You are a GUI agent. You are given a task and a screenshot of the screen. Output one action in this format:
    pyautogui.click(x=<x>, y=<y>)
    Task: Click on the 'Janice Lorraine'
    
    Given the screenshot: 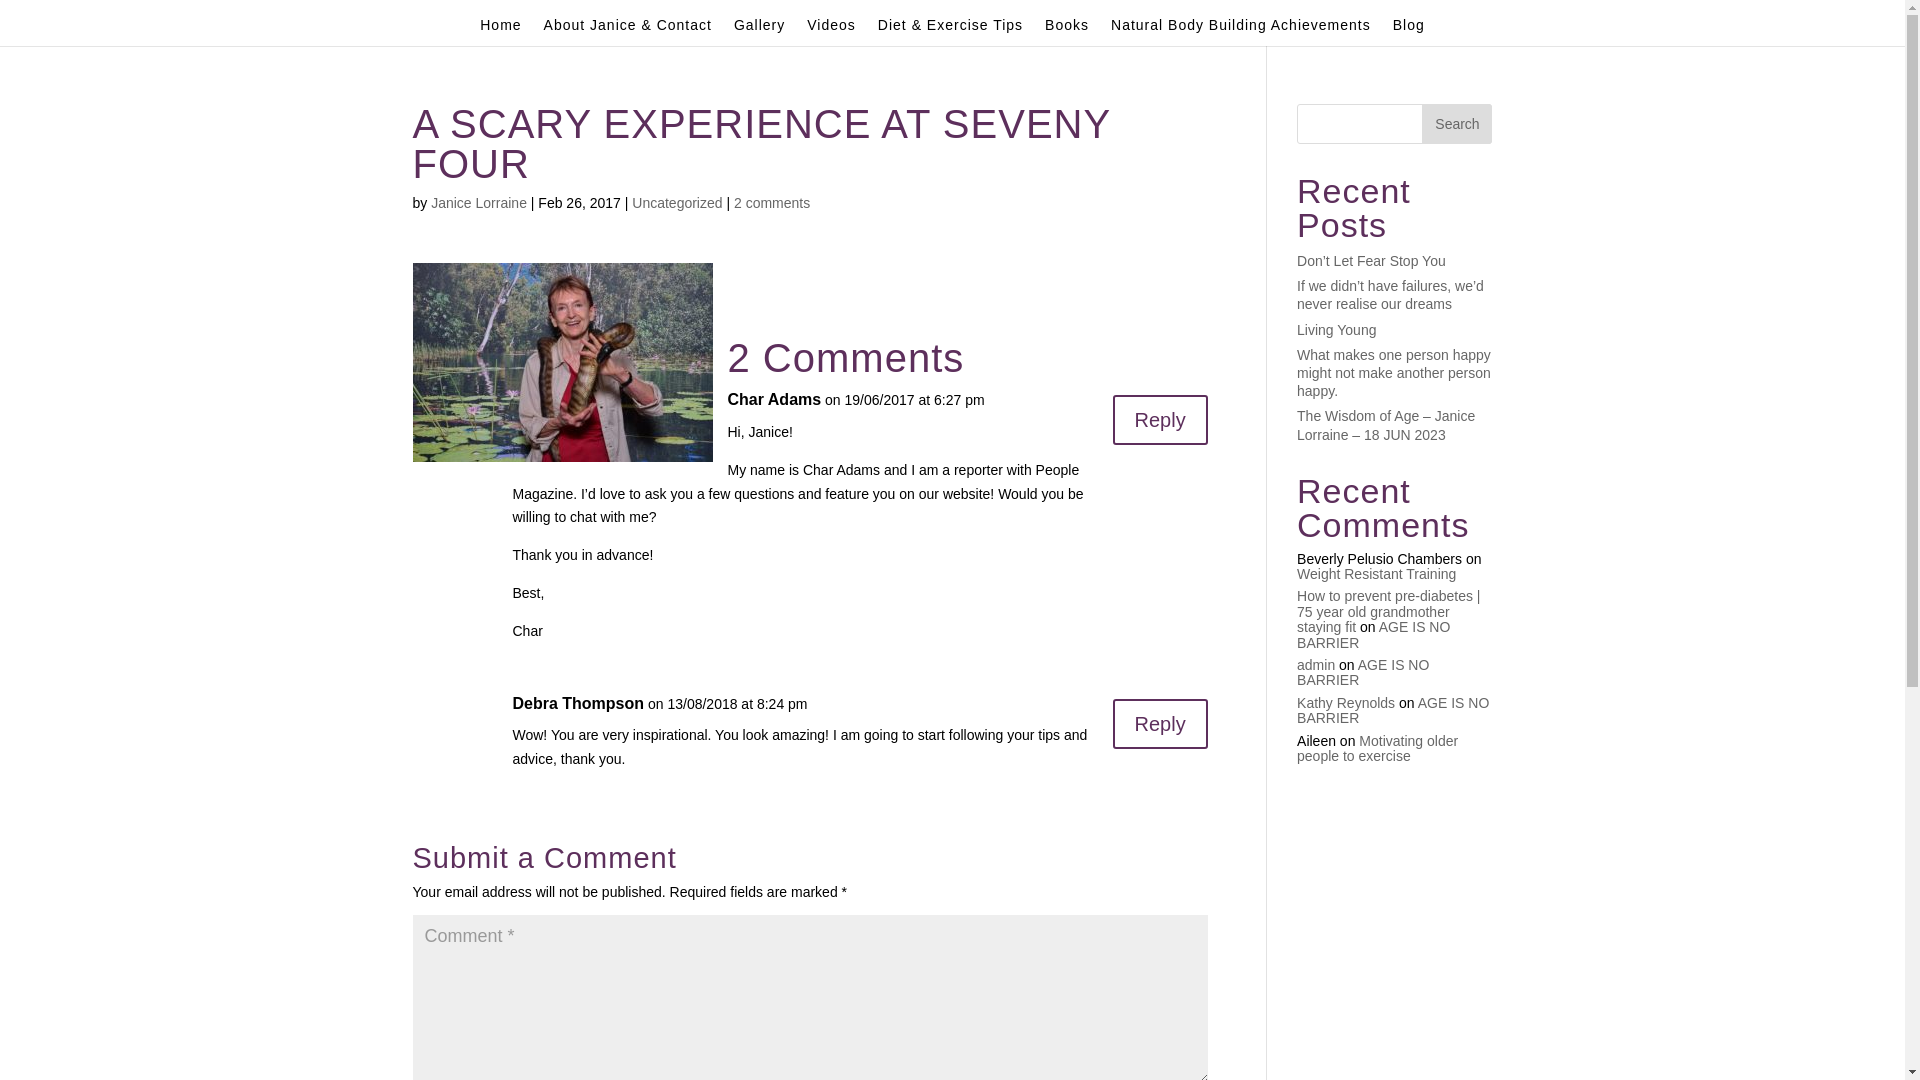 What is the action you would take?
    pyautogui.click(x=478, y=203)
    